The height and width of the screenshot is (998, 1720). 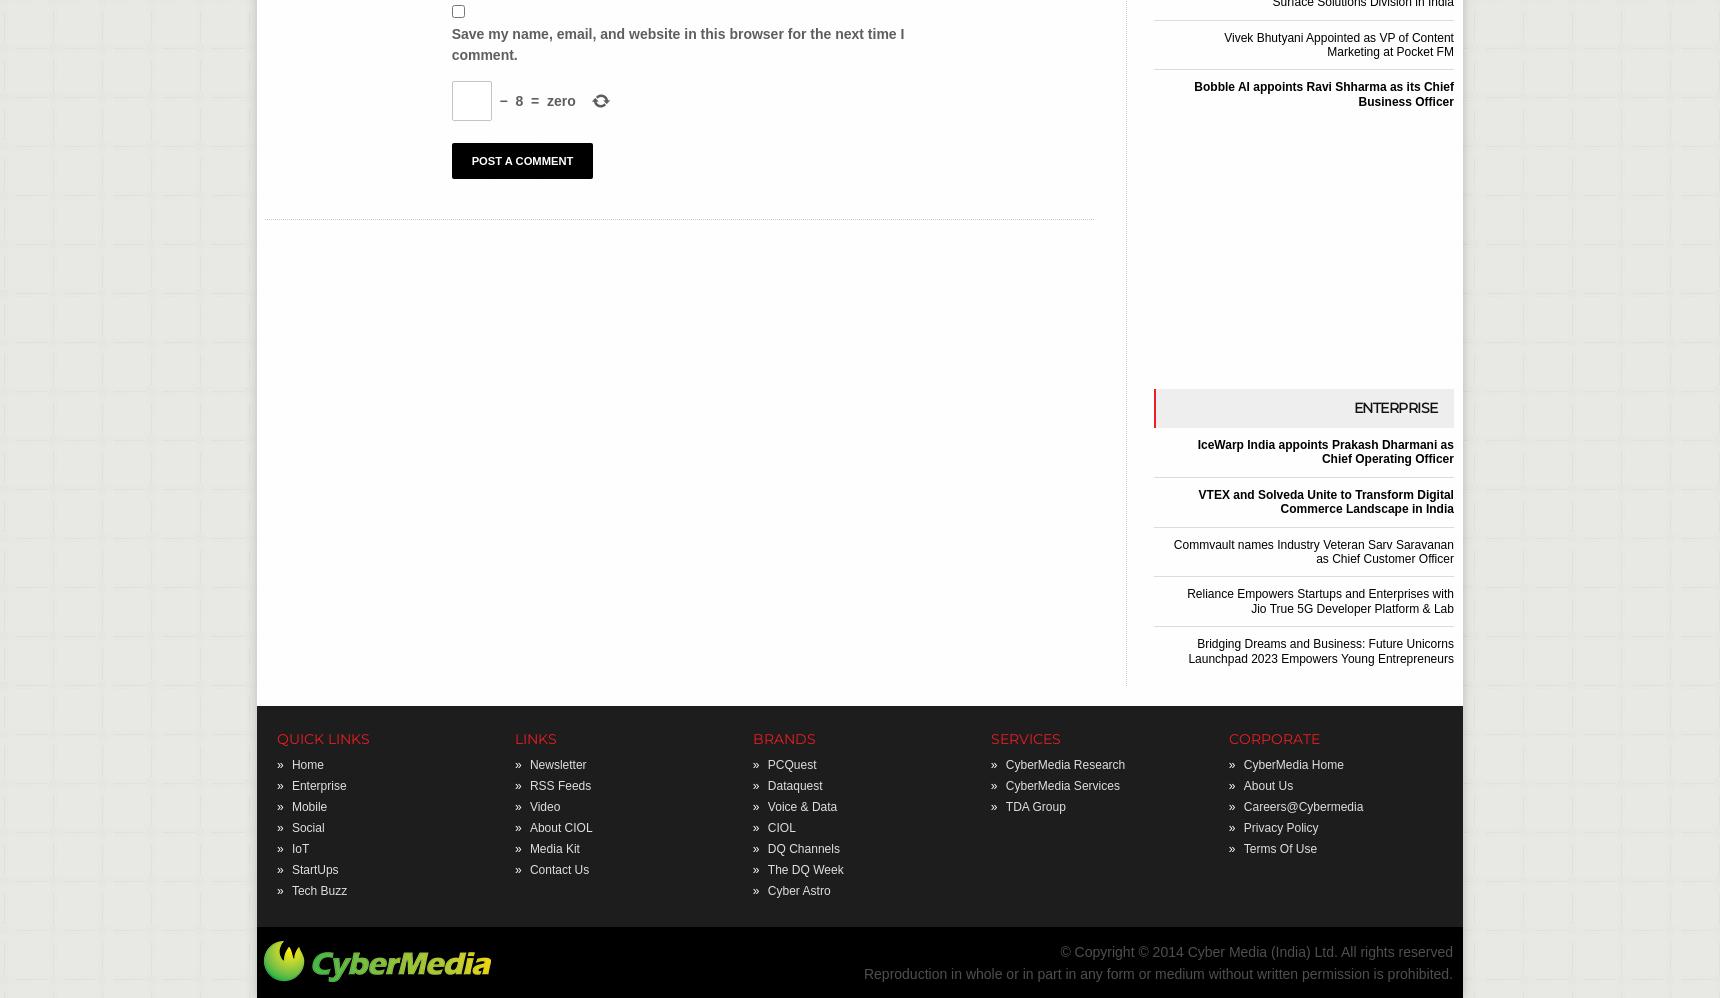 I want to click on 'CyberMedia Research', so click(x=1064, y=762).